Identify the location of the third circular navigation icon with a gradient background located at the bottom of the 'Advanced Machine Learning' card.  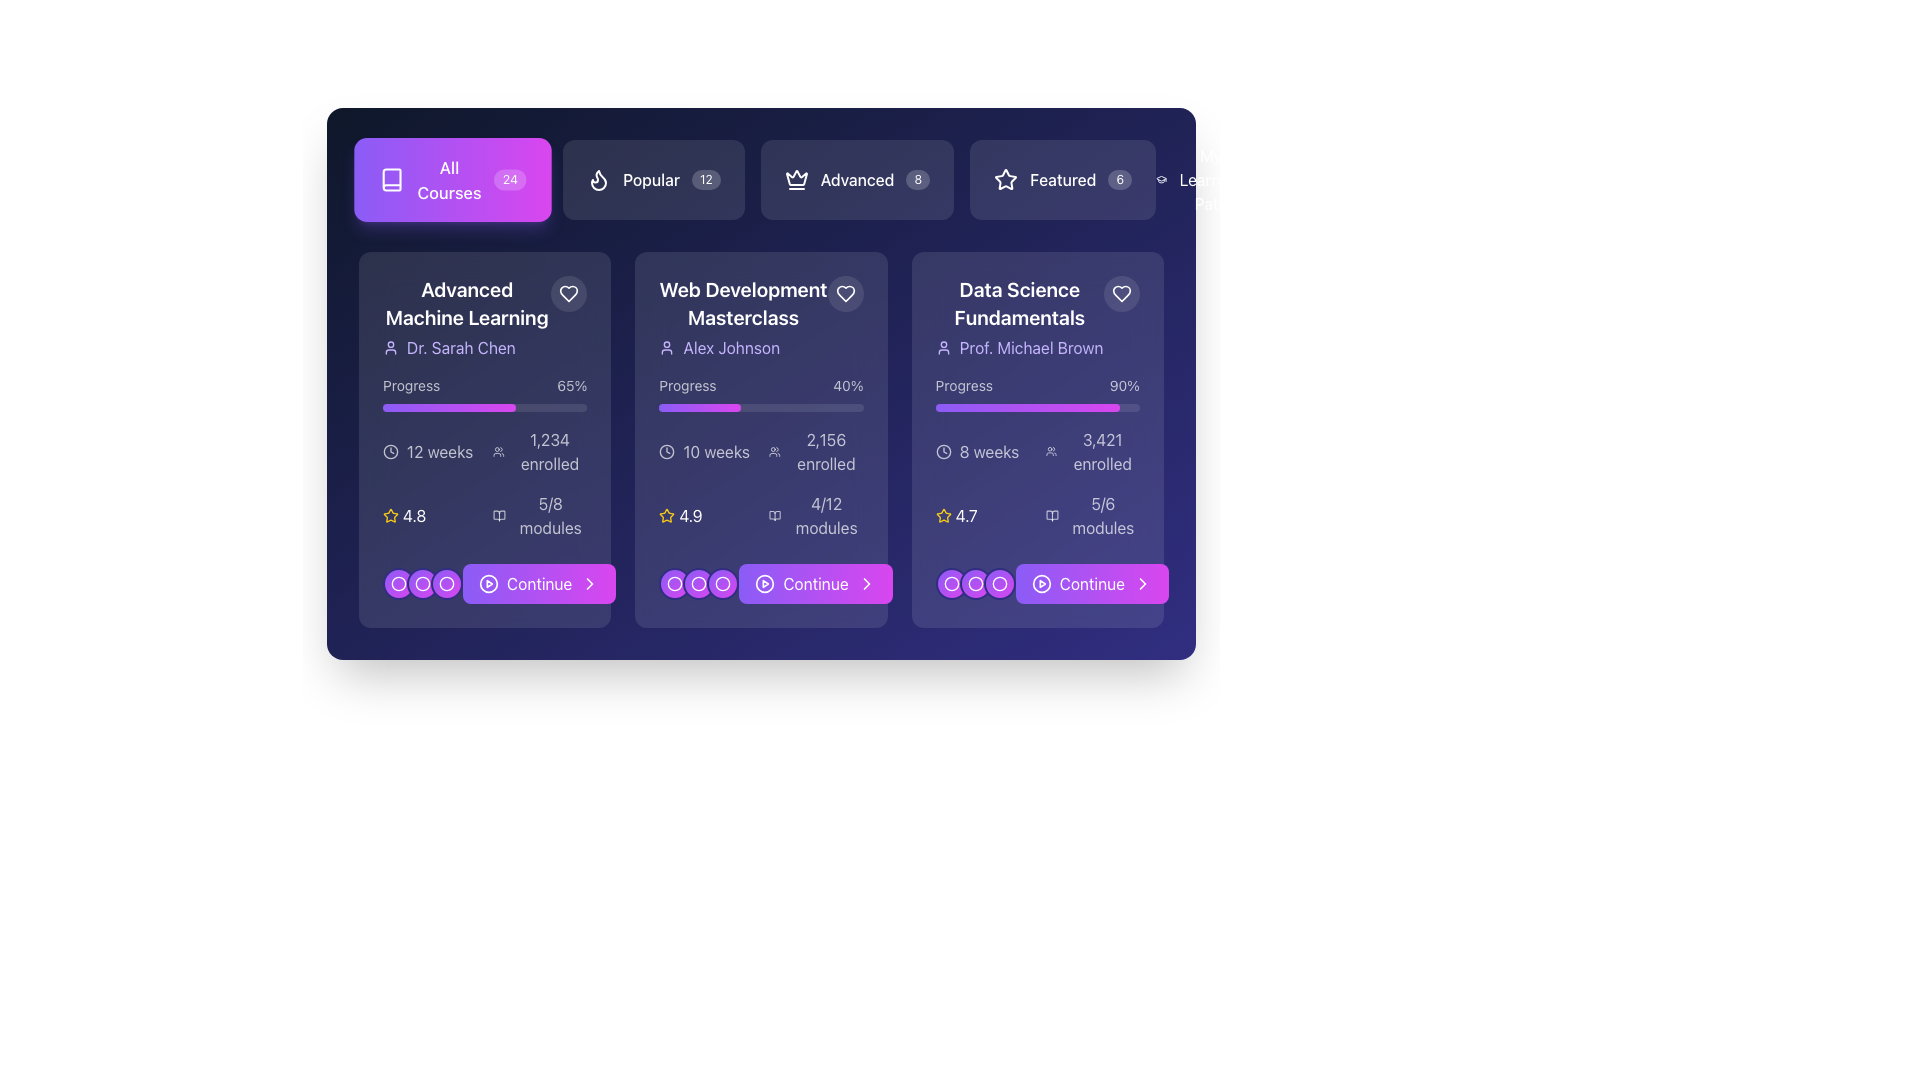
(445, 583).